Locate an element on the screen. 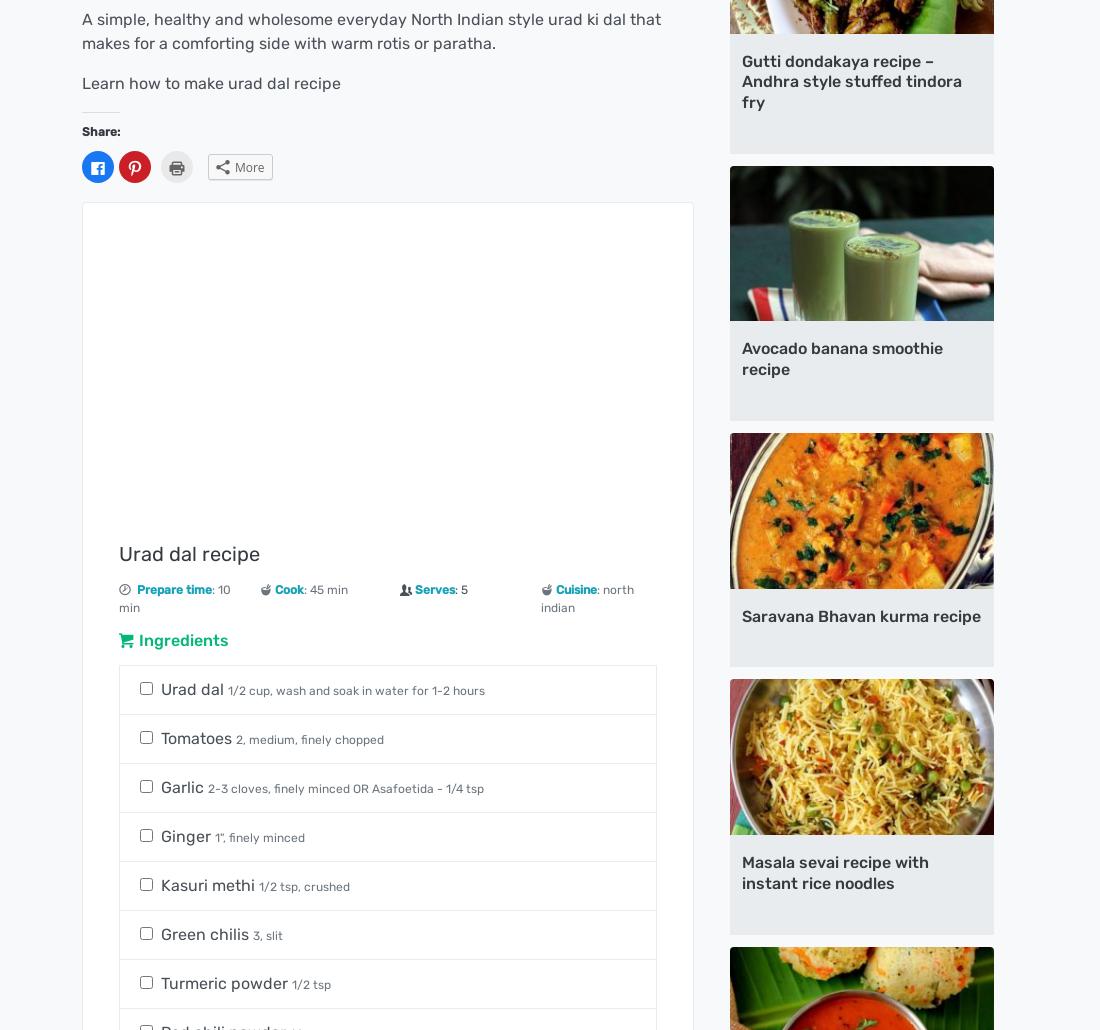 The image size is (1100, 1030). 'Green chilis' is located at coordinates (207, 933).